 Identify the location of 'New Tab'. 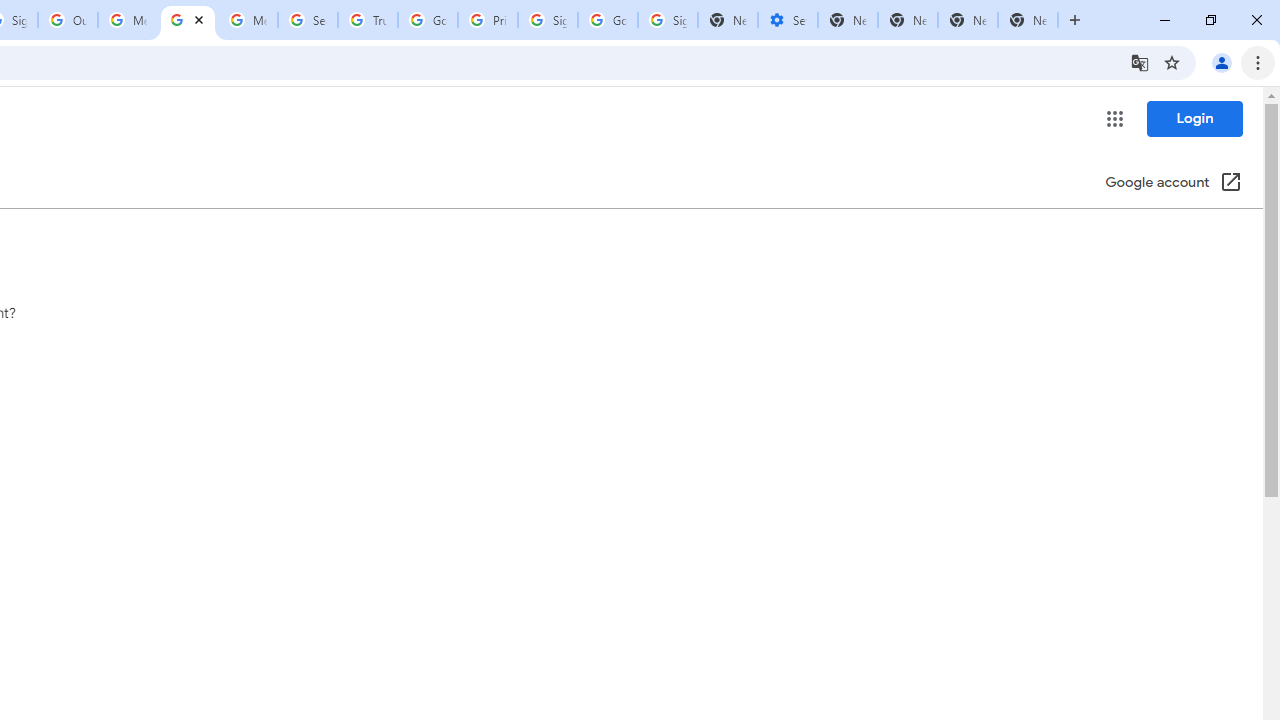
(1028, 20).